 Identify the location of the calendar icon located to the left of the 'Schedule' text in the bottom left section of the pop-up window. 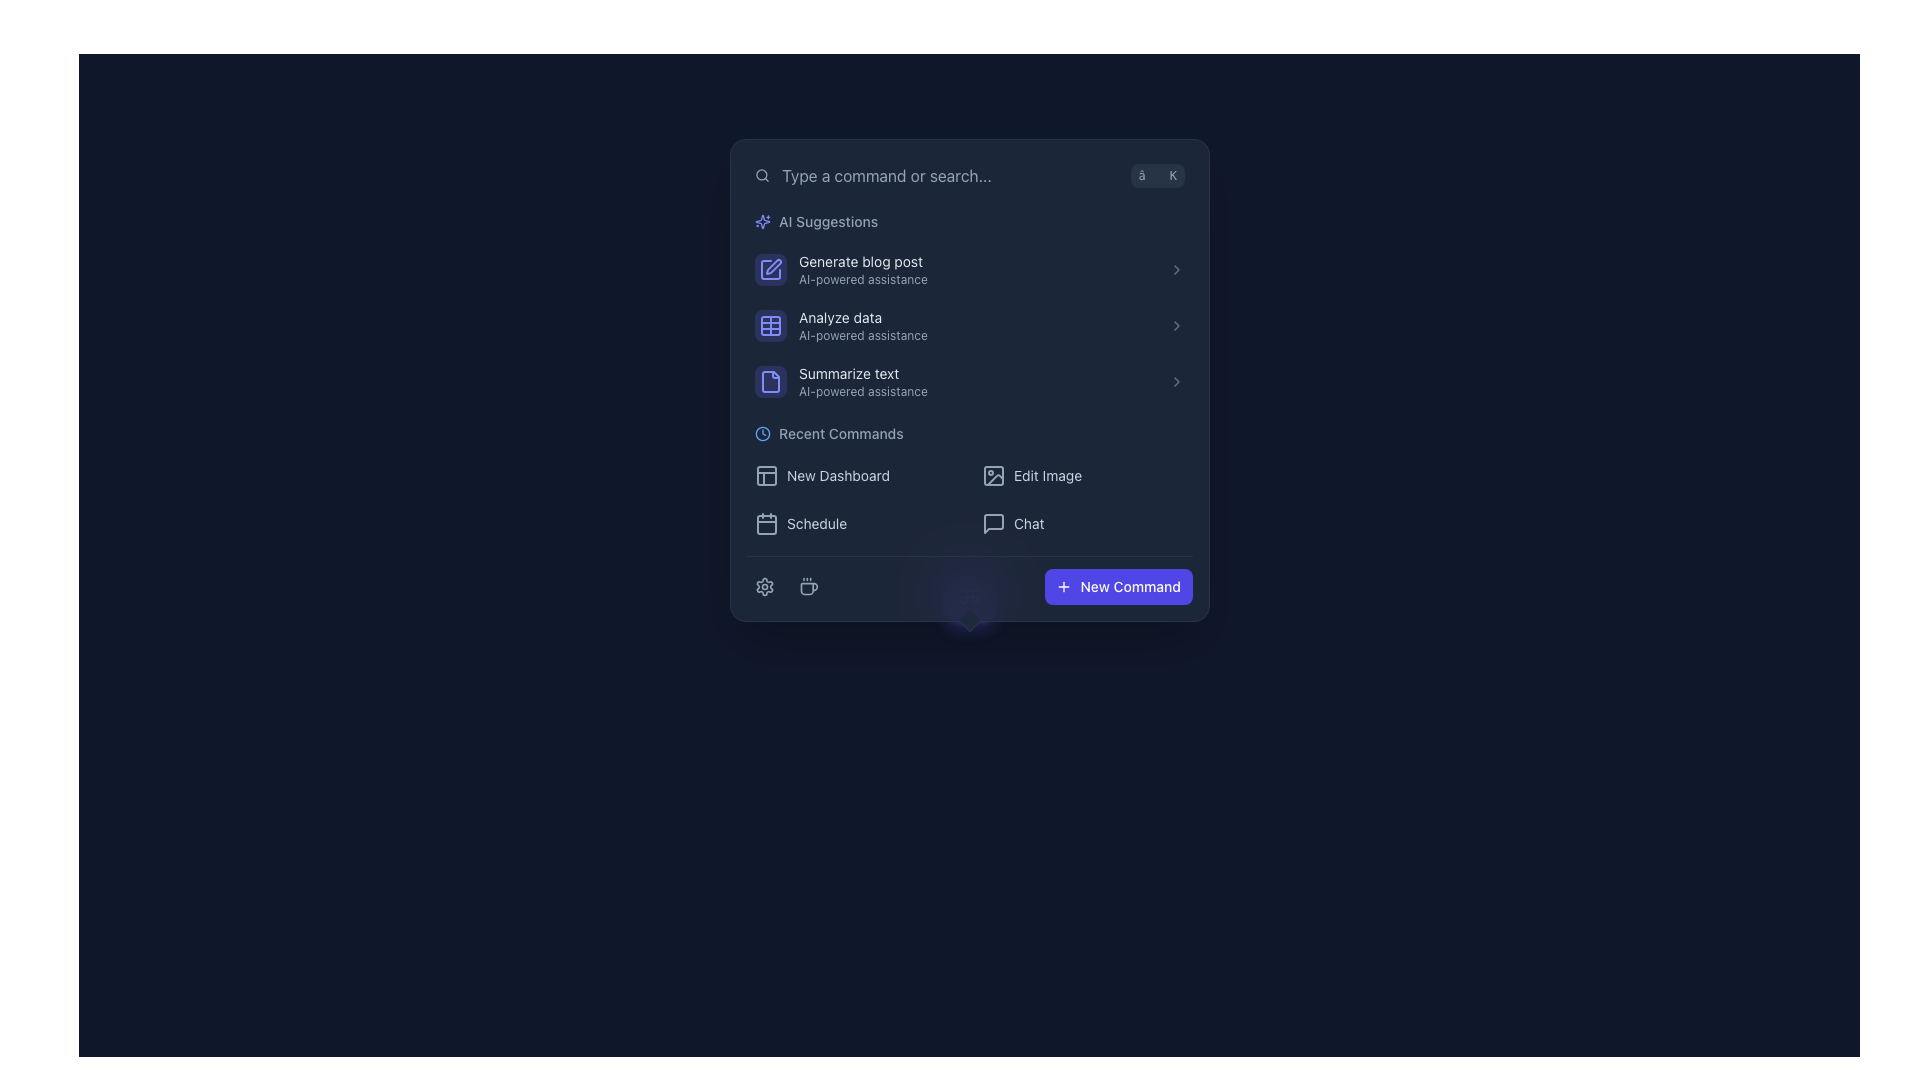
(765, 523).